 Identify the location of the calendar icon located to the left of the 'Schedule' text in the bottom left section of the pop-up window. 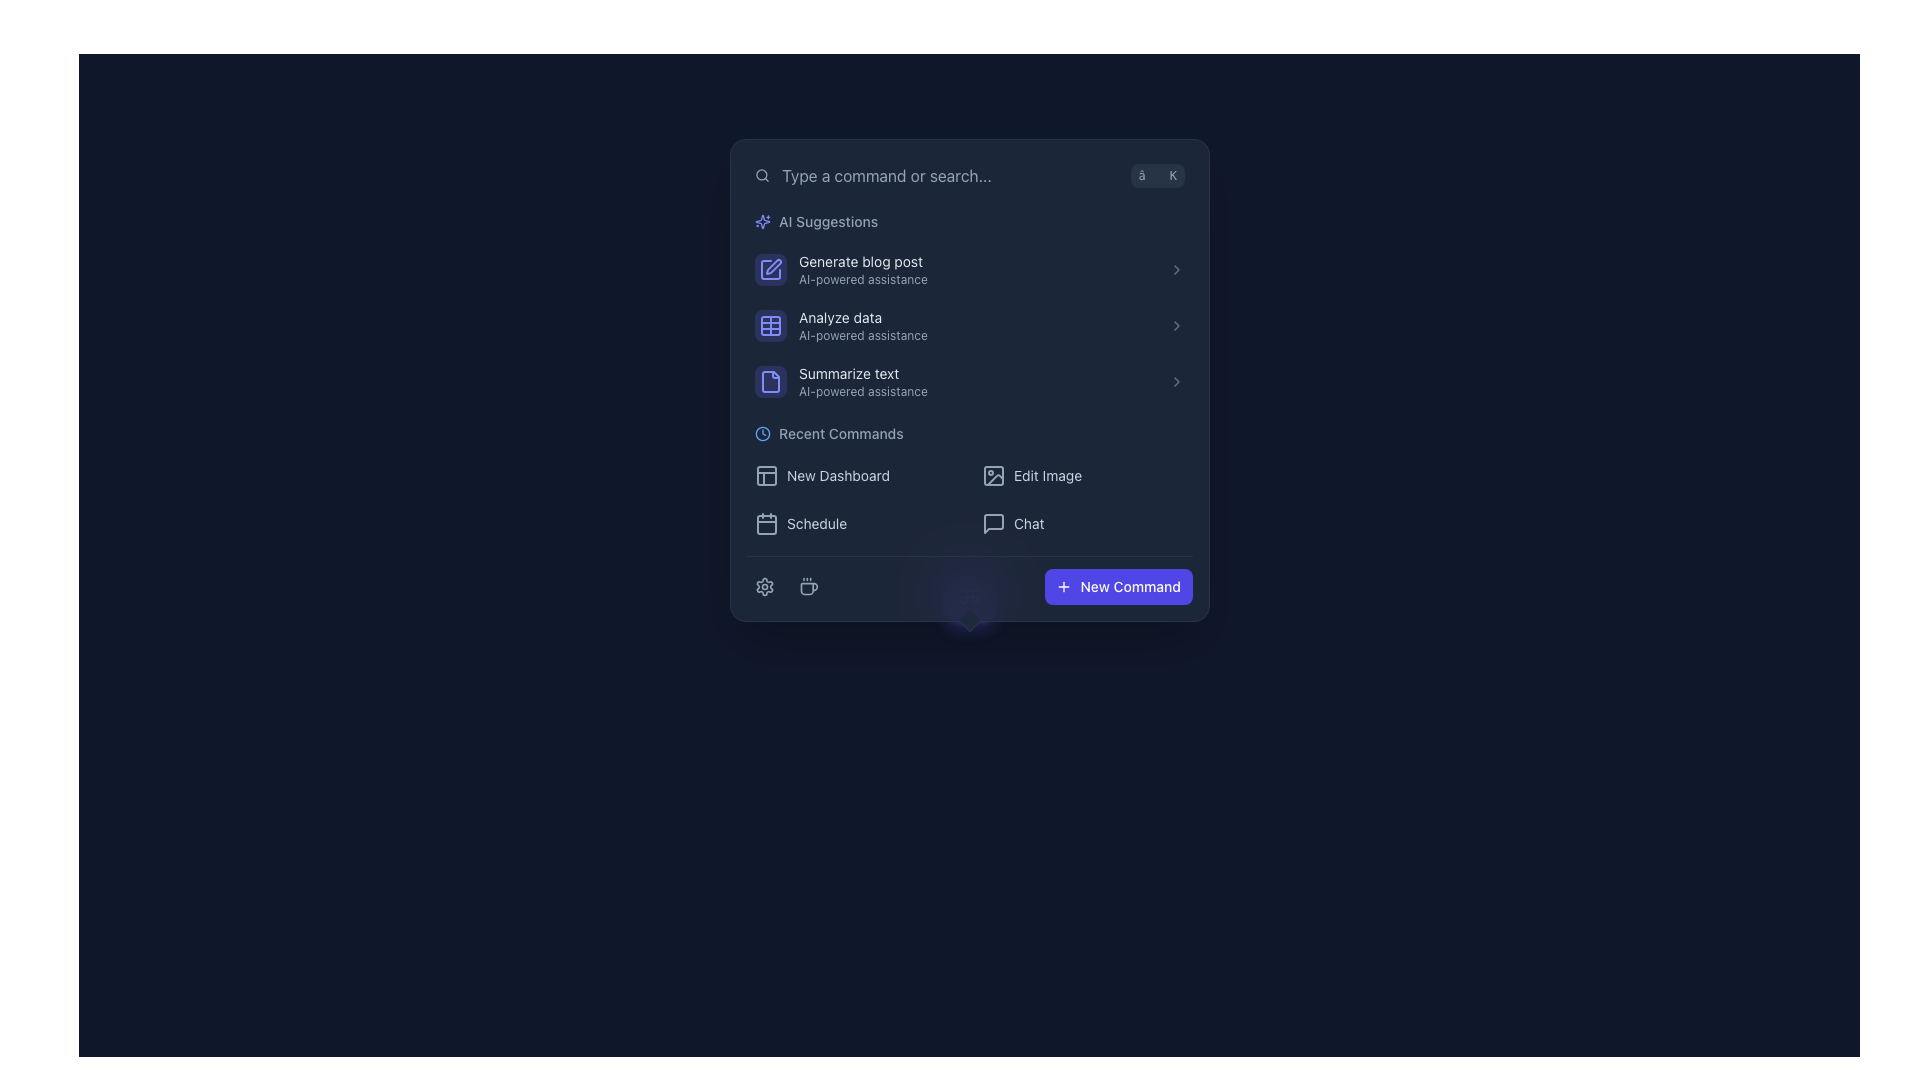
(765, 523).